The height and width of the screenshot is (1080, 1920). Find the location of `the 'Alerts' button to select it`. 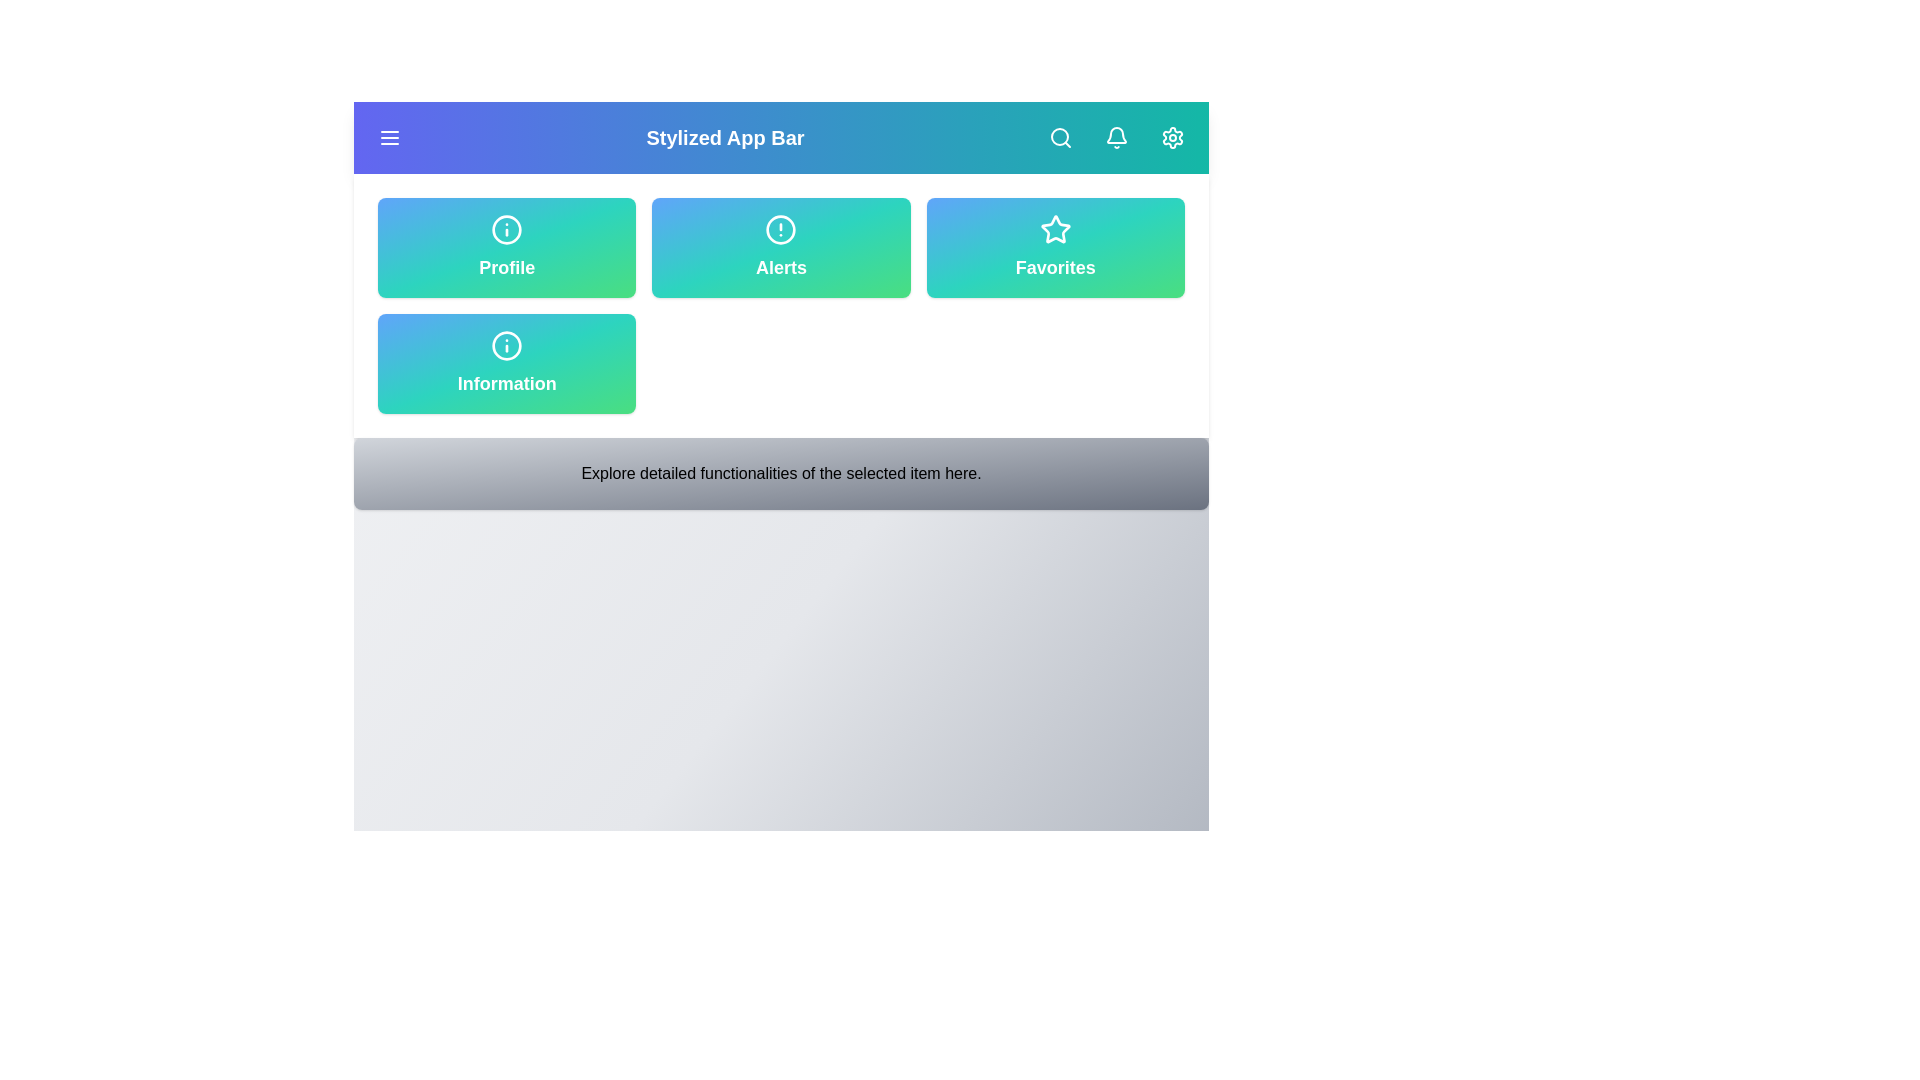

the 'Alerts' button to select it is located at coordinates (780, 246).